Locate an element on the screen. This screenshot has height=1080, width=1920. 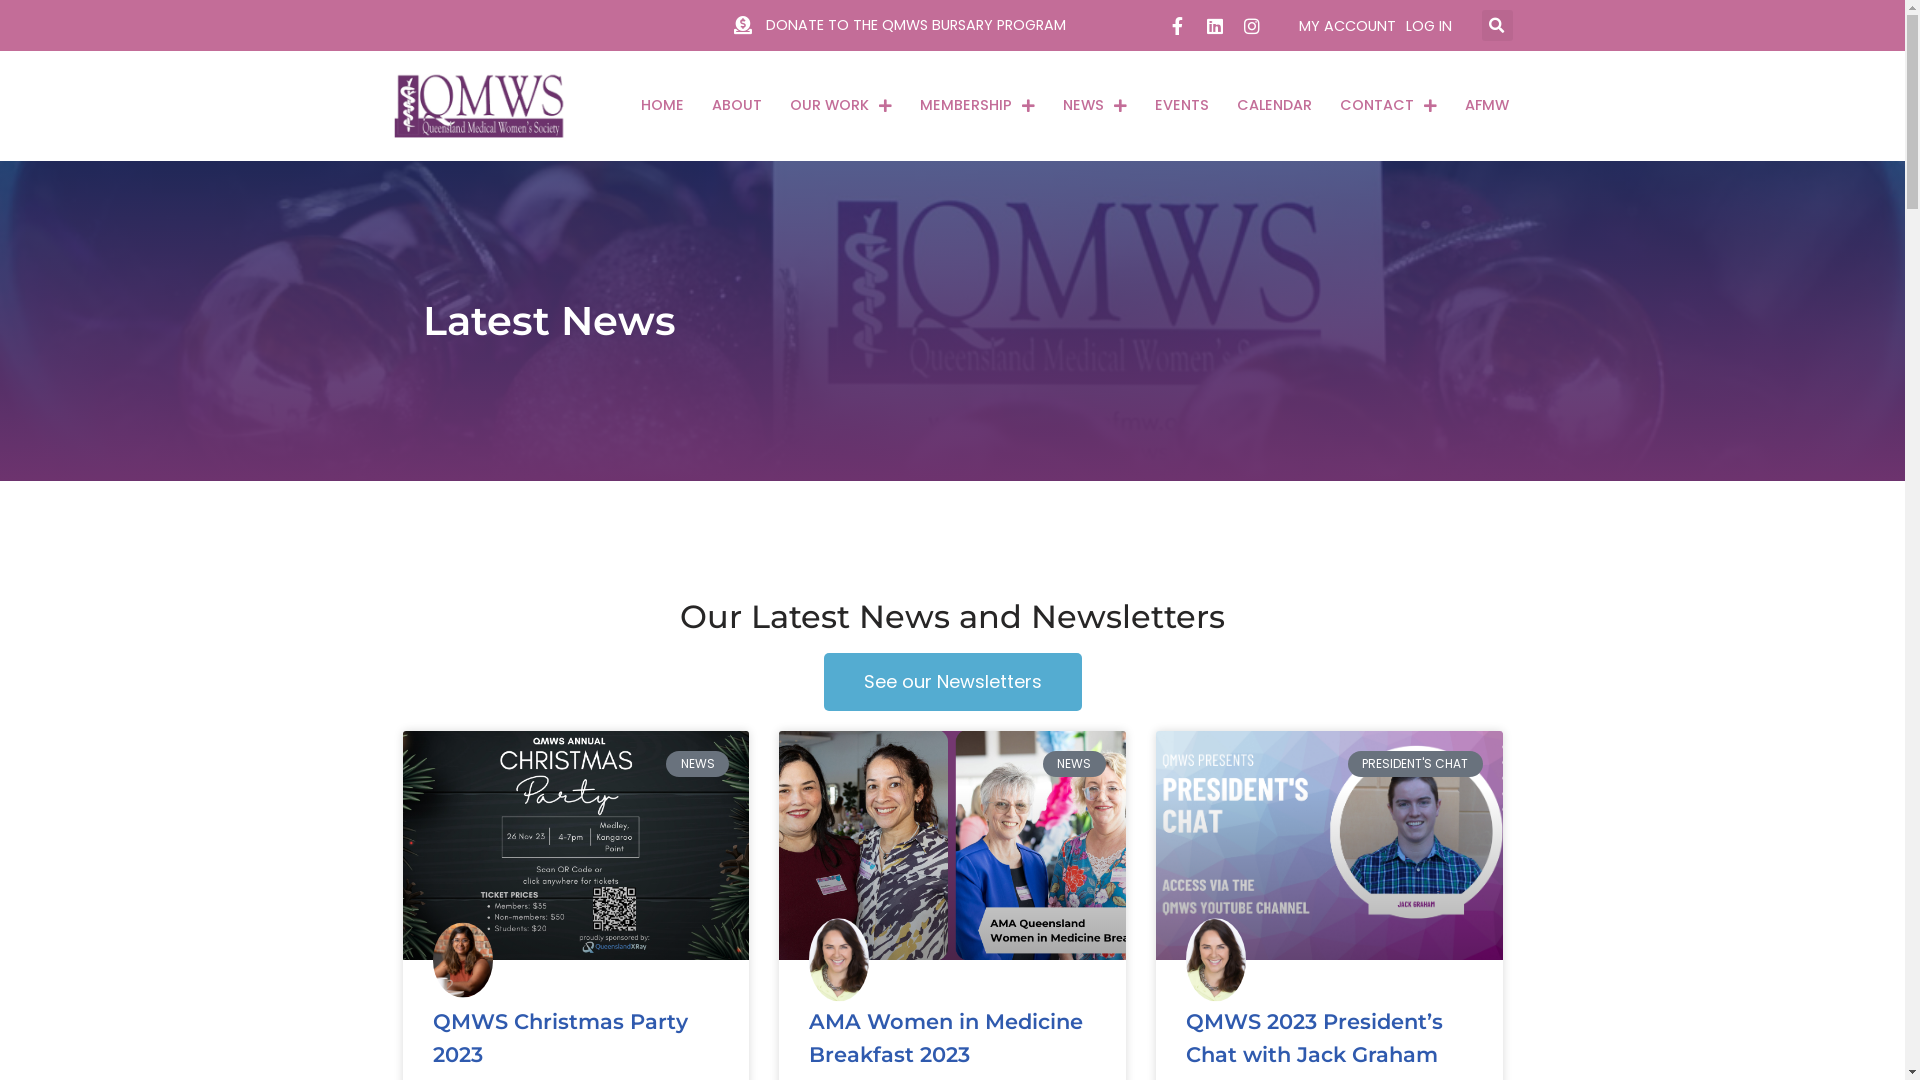
'EVENTS' is located at coordinates (1181, 105).